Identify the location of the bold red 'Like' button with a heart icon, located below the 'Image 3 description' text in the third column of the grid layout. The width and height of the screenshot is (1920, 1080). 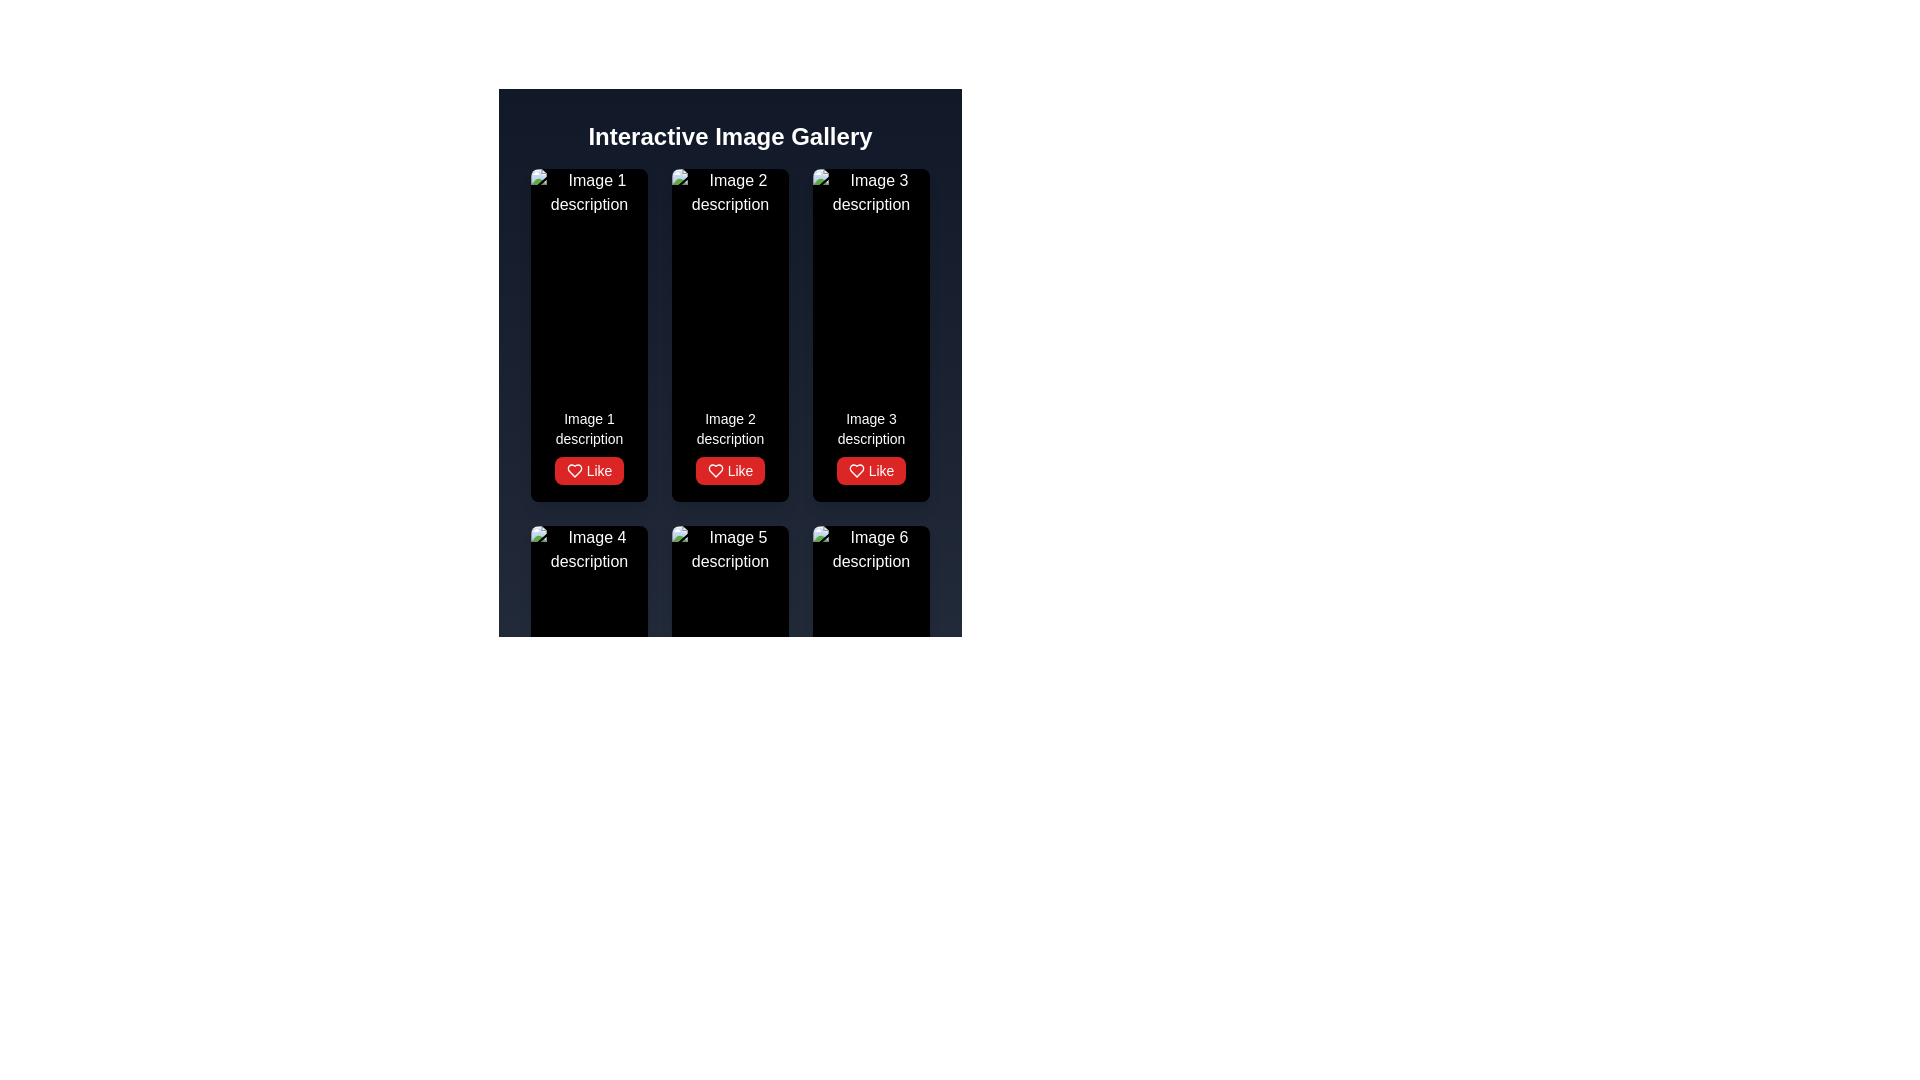
(871, 470).